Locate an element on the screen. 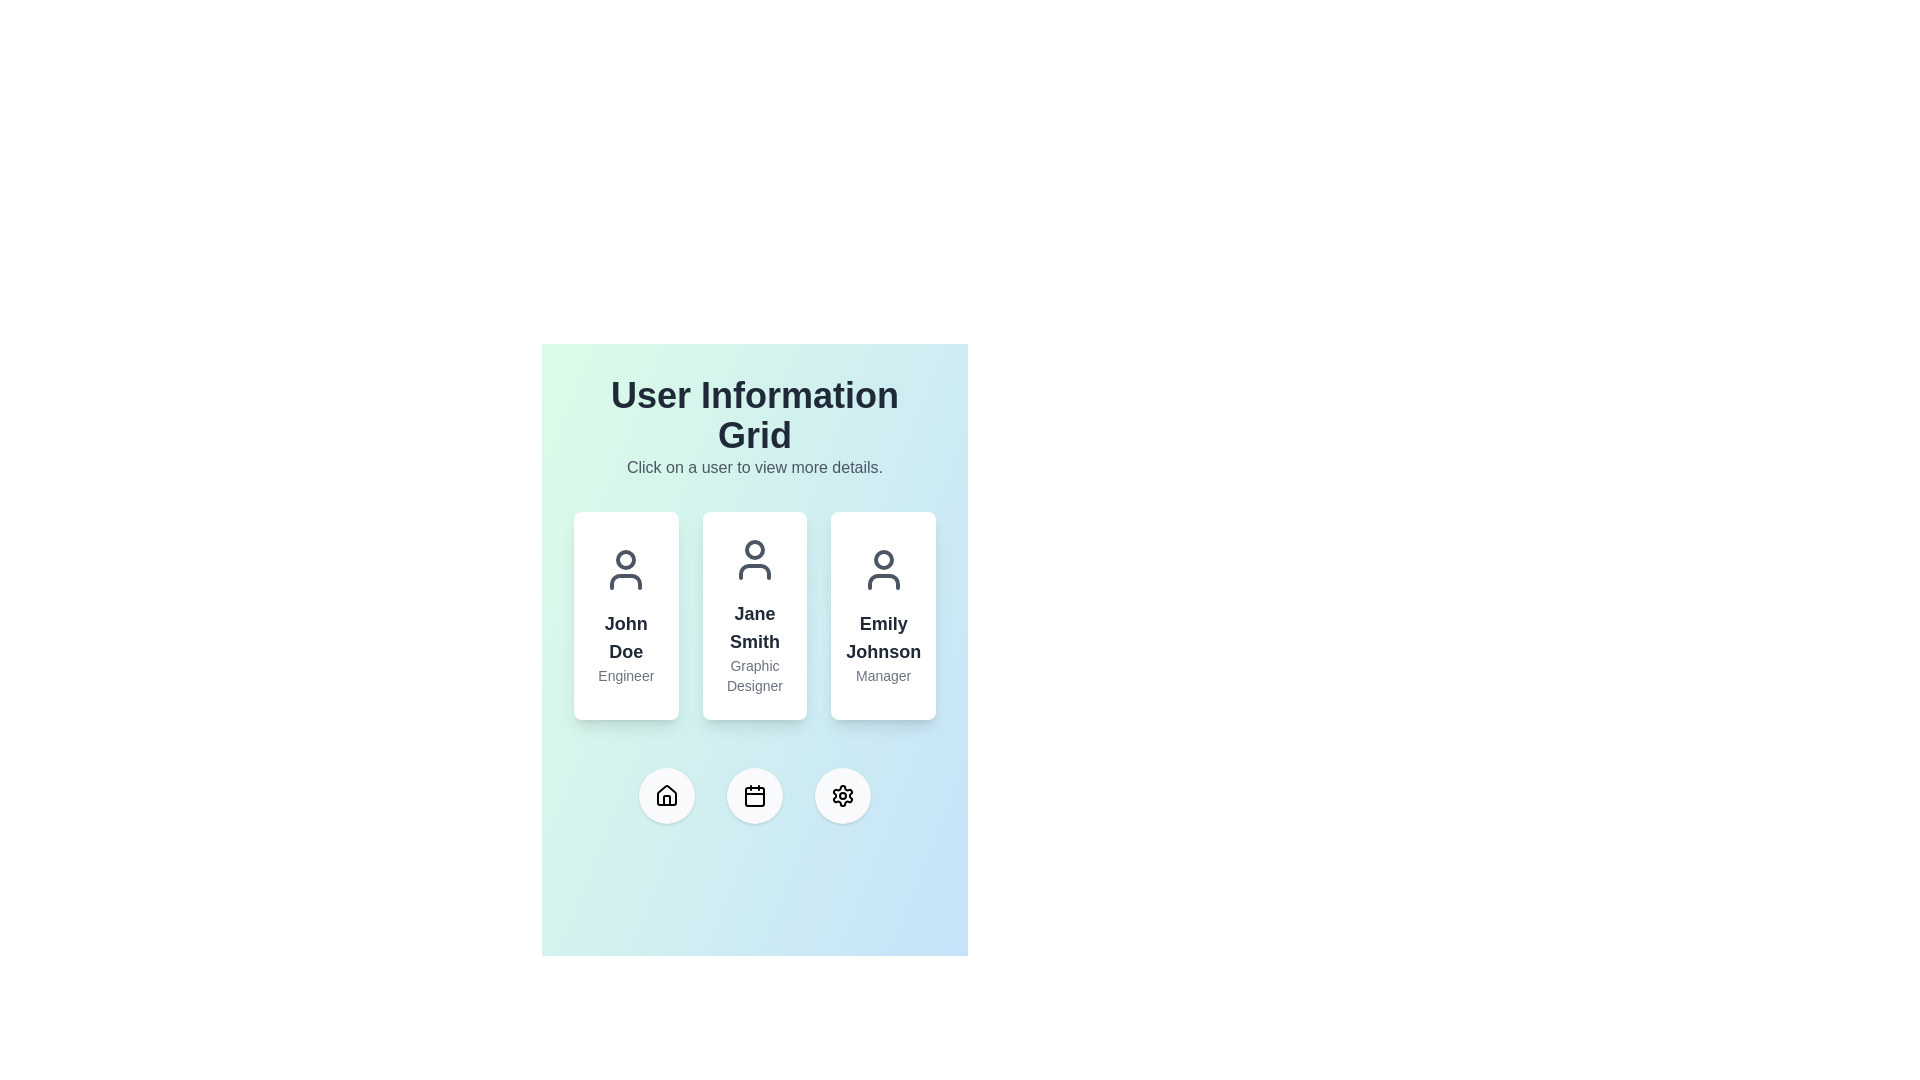 This screenshot has height=1080, width=1920. the icon button located at the bottom right corner of the layout, which is the third icon from the left in a horizontal row of three is located at coordinates (843, 794).